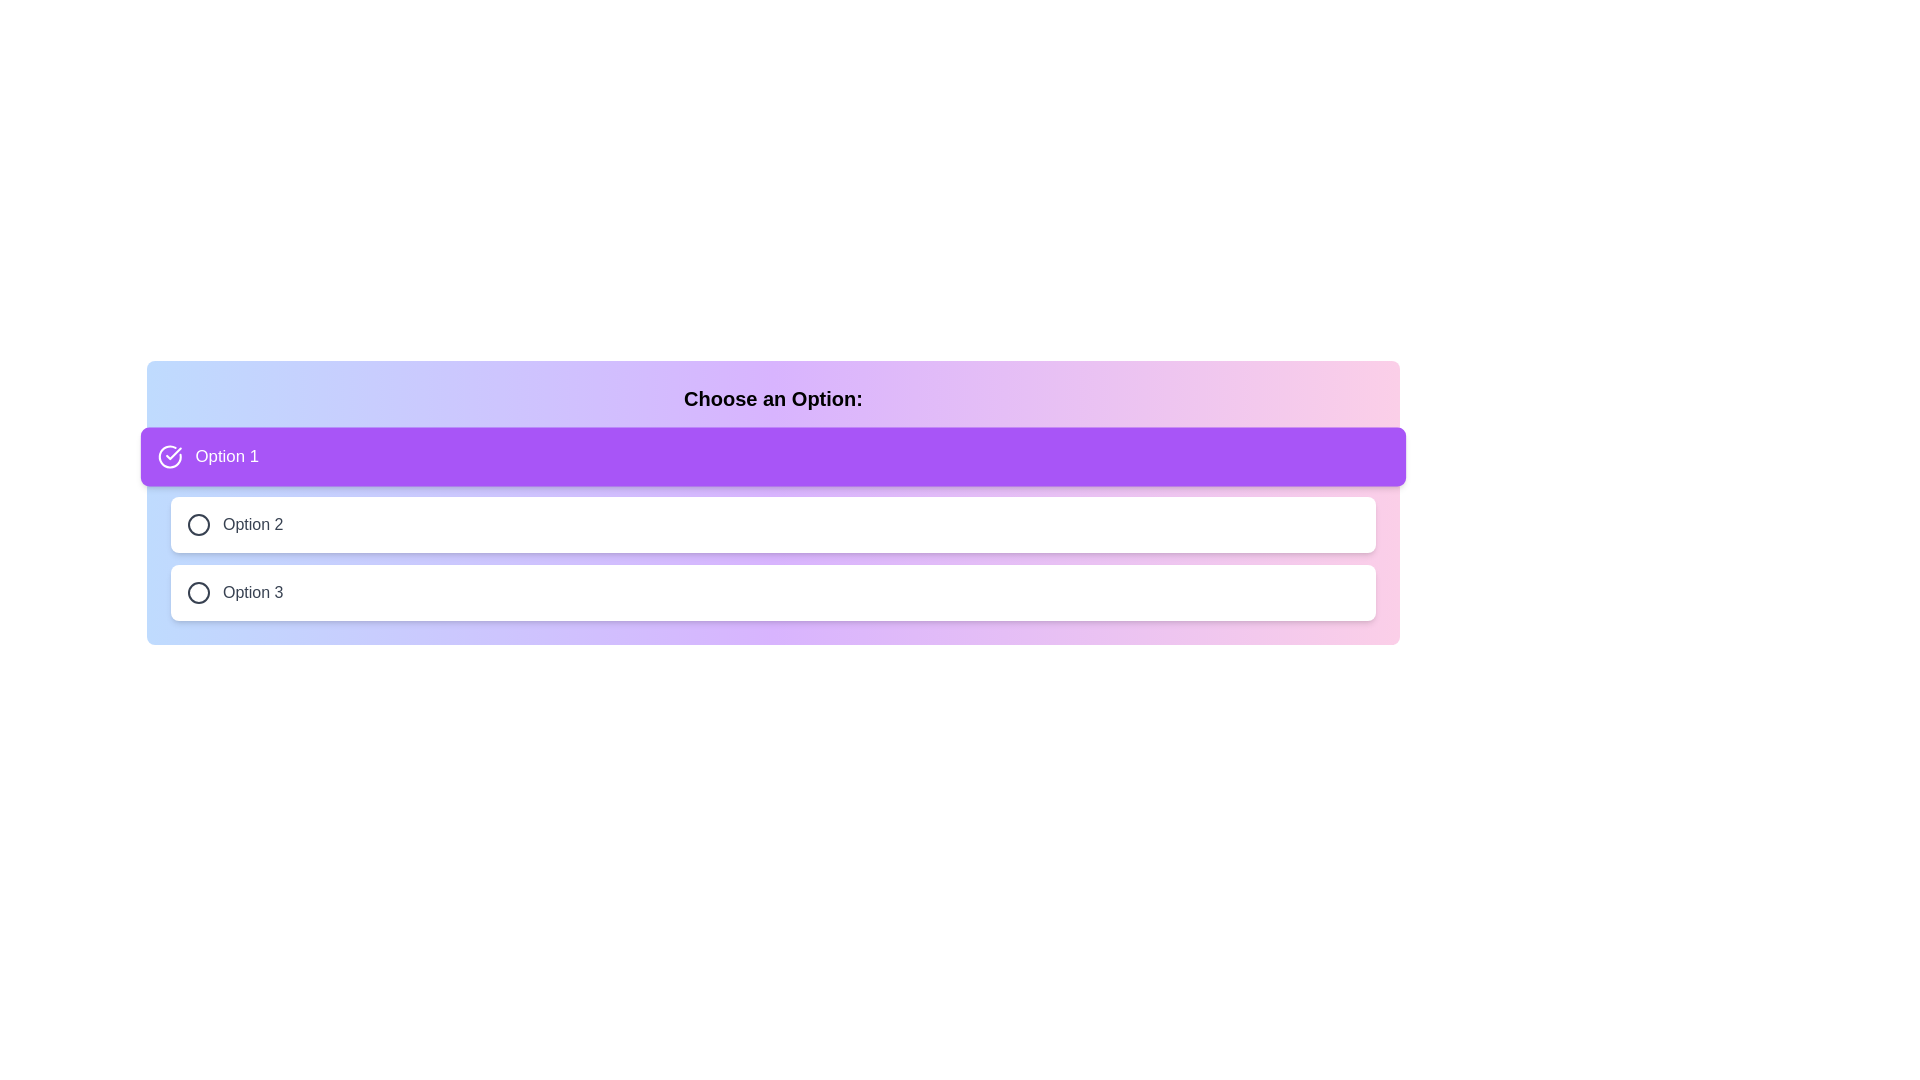 This screenshot has width=1920, height=1080. What do you see at coordinates (772, 592) in the screenshot?
I see `the third item in the selectable list` at bounding box center [772, 592].